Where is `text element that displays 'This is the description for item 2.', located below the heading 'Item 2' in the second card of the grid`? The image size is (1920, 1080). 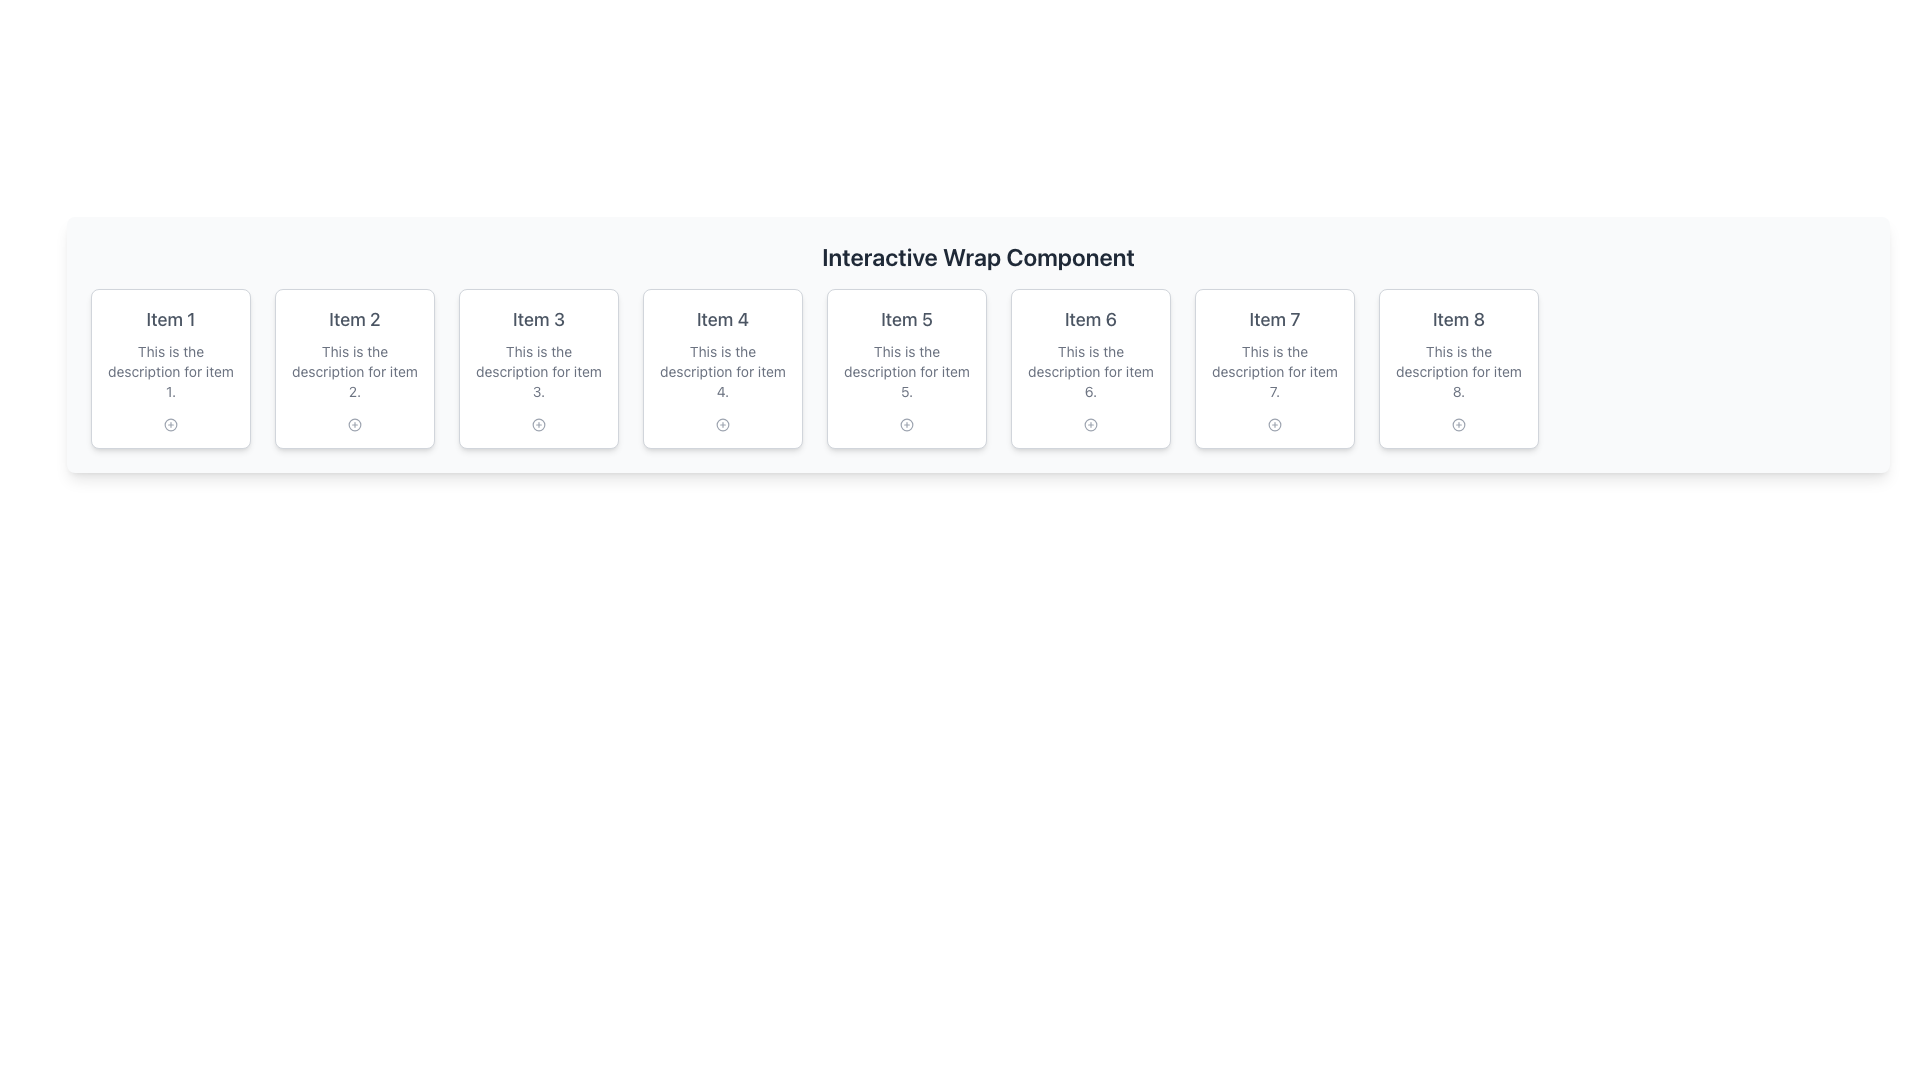 text element that displays 'This is the description for item 2.', located below the heading 'Item 2' in the second card of the grid is located at coordinates (355, 371).